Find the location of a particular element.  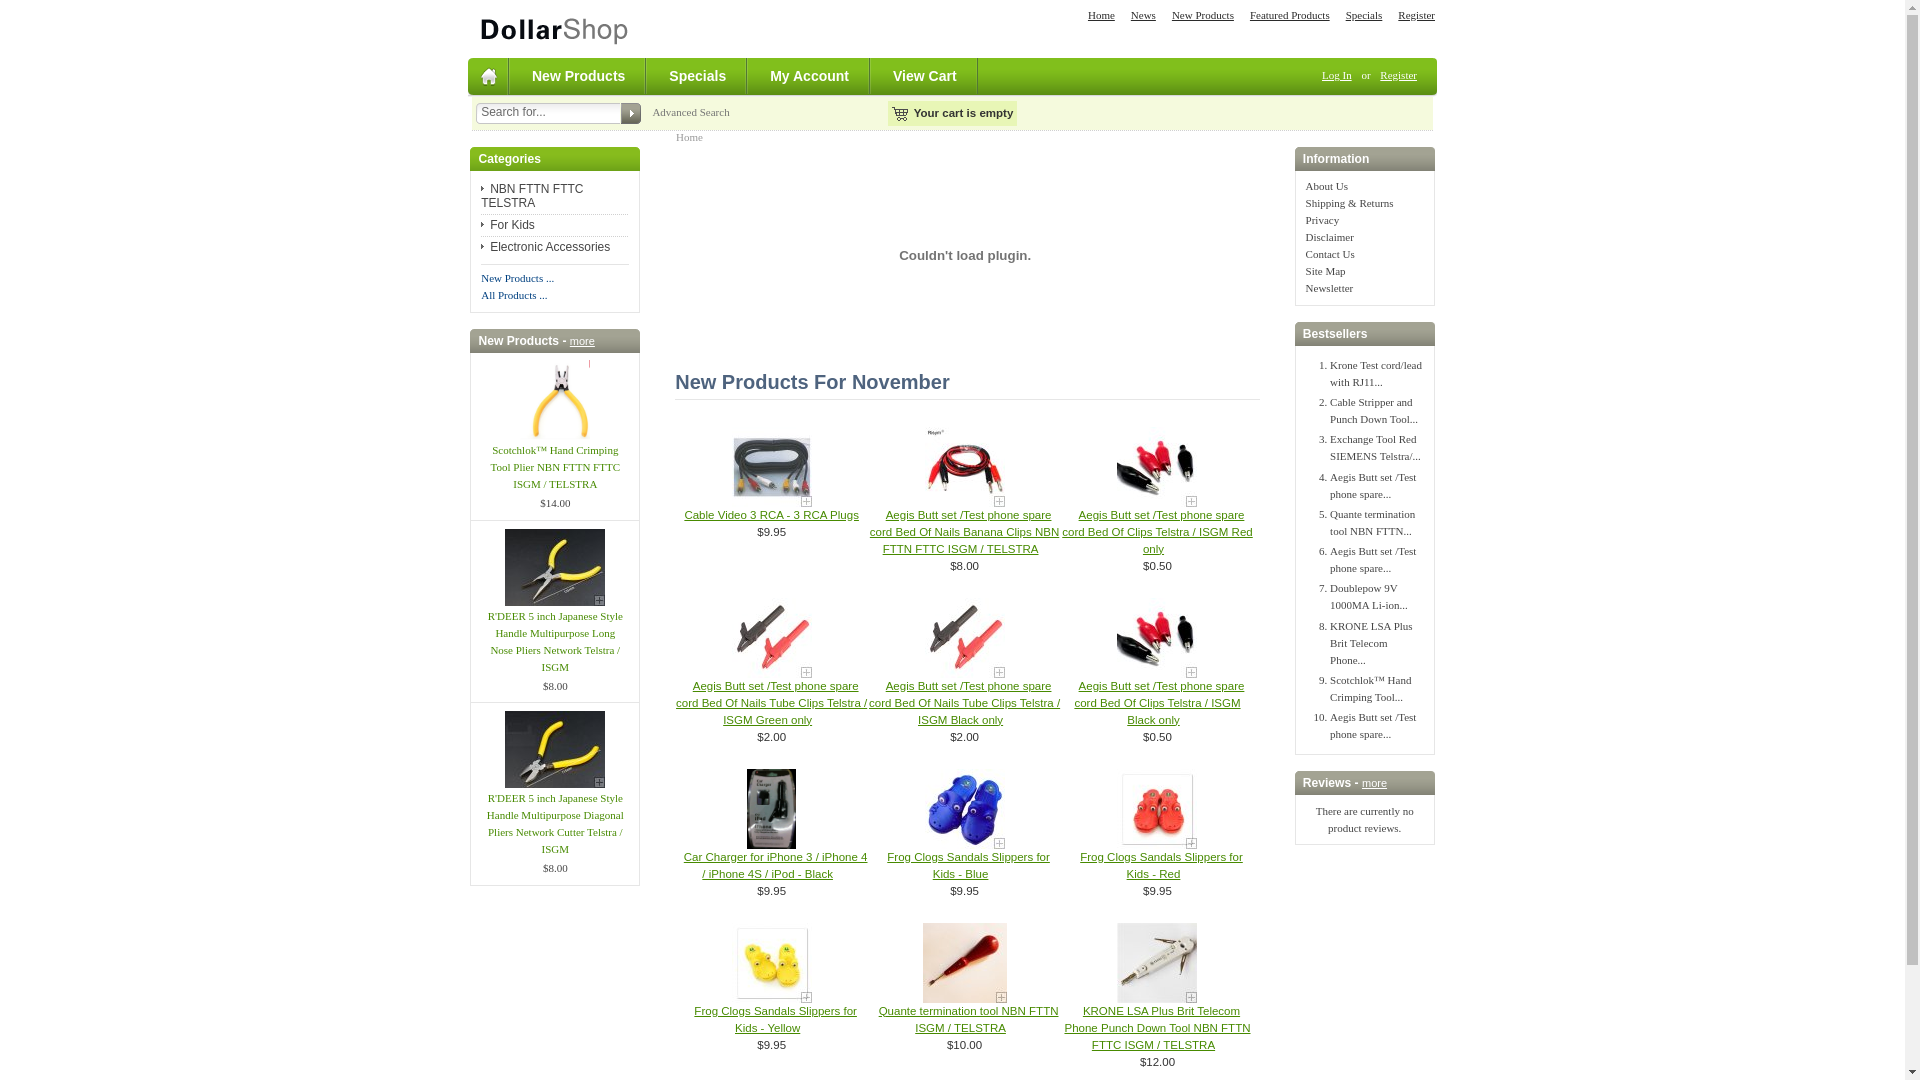

'News' is located at coordinates (1143, 15).